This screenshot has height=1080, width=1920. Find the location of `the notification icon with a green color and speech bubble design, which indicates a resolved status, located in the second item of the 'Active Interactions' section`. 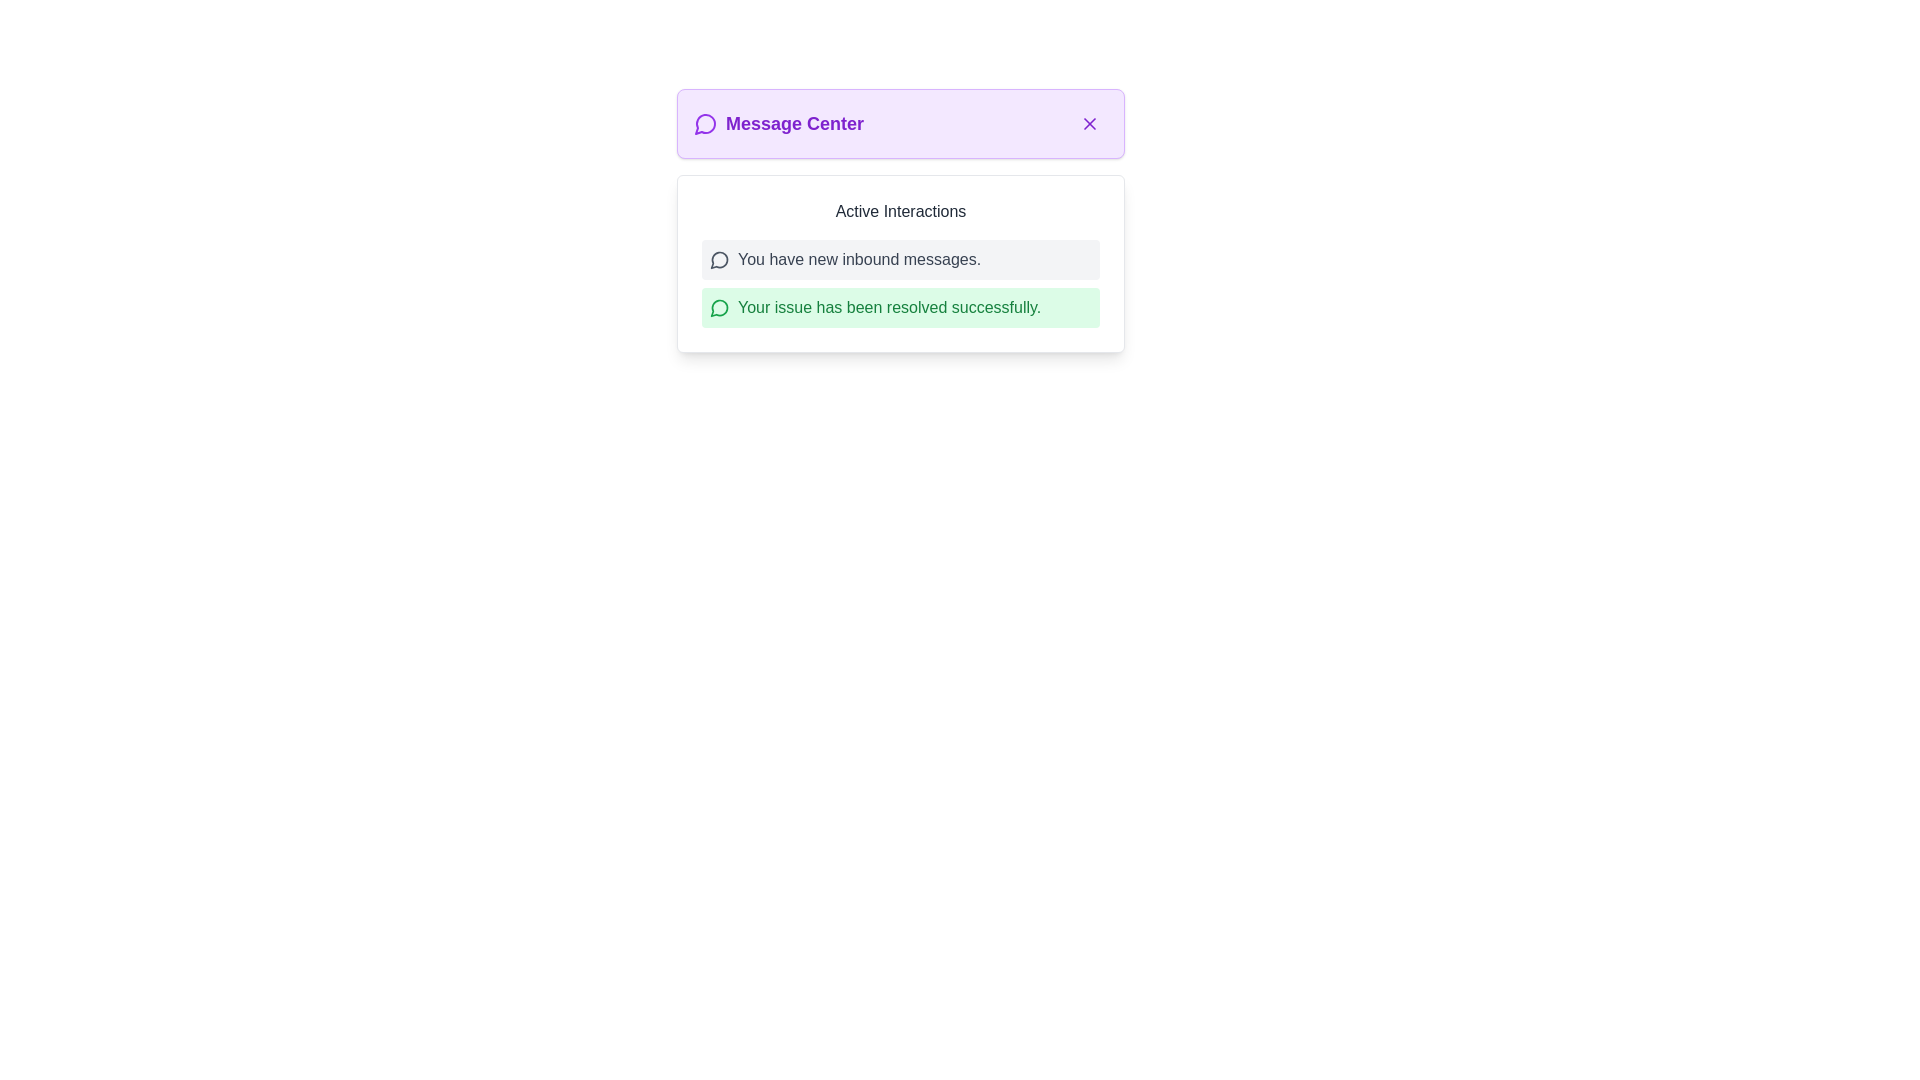

the notification icon with a green color and speech bubble design, which indicates a resolved status, located in the second item of the 'Active Interactions' section is located at coordinates (720, 308).